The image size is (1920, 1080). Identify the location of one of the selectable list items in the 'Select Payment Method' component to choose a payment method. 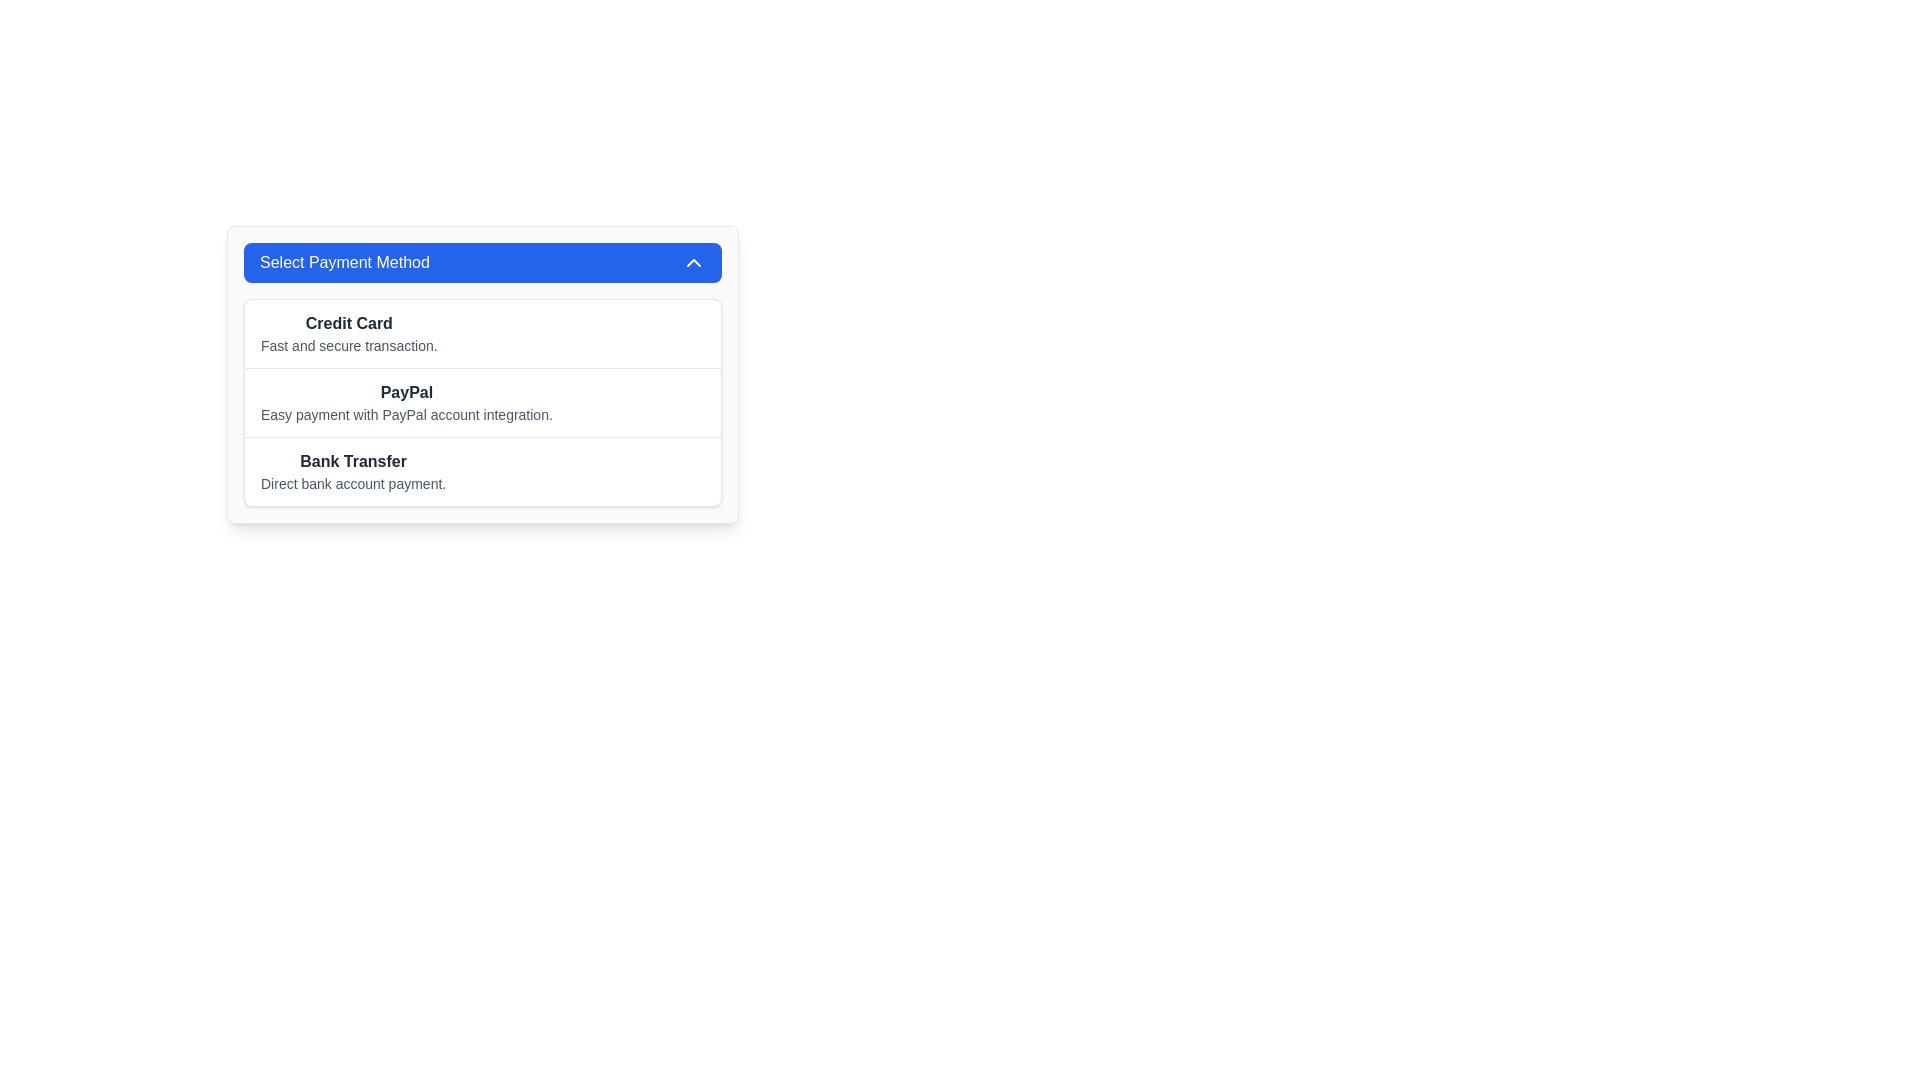
(483, 402).